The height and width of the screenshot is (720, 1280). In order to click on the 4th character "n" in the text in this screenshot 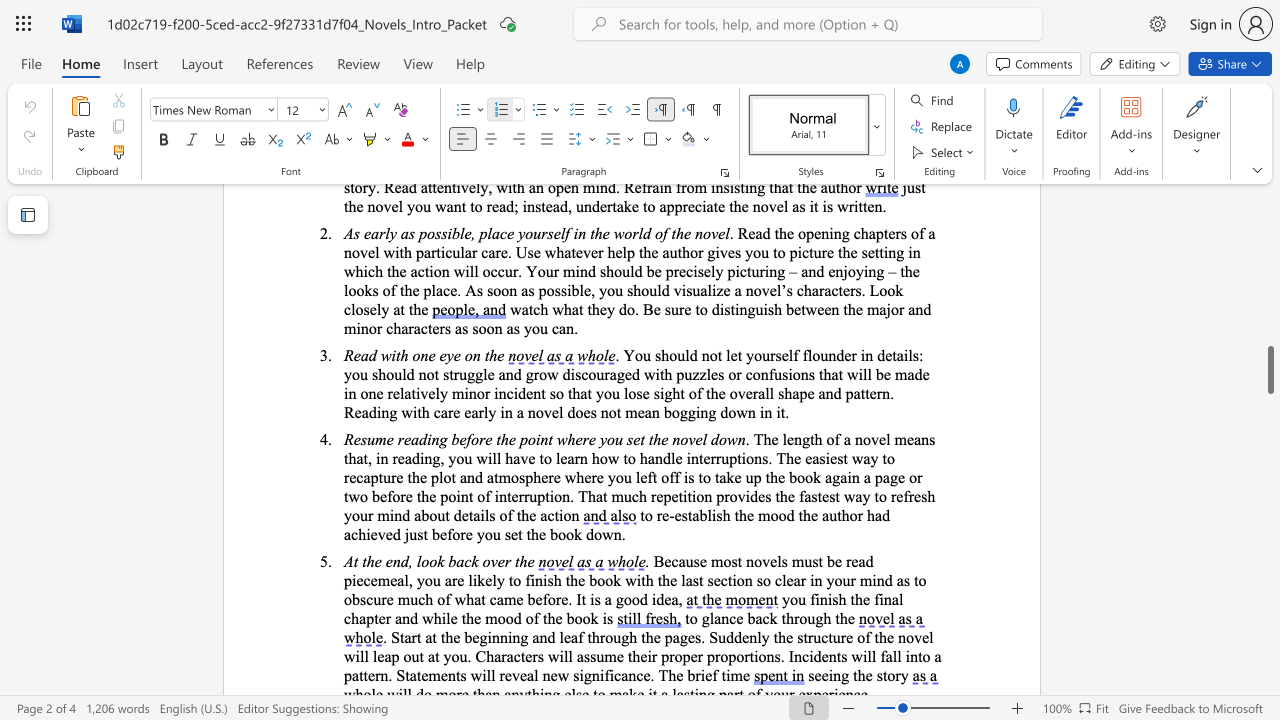, I will do `click(740, 438)`.